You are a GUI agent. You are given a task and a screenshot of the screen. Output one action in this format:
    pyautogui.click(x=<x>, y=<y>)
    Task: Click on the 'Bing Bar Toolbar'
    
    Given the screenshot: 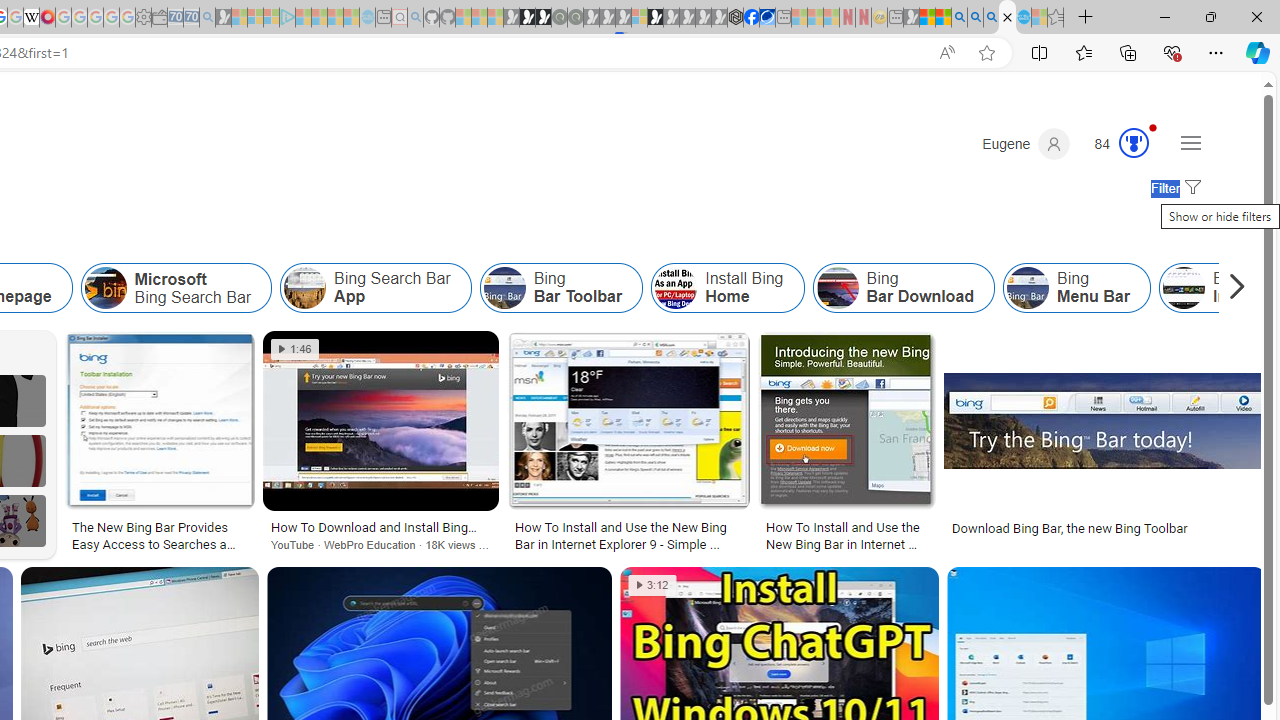 What is the action you would take?
    pyautogui.click(x=504, y=288)
    